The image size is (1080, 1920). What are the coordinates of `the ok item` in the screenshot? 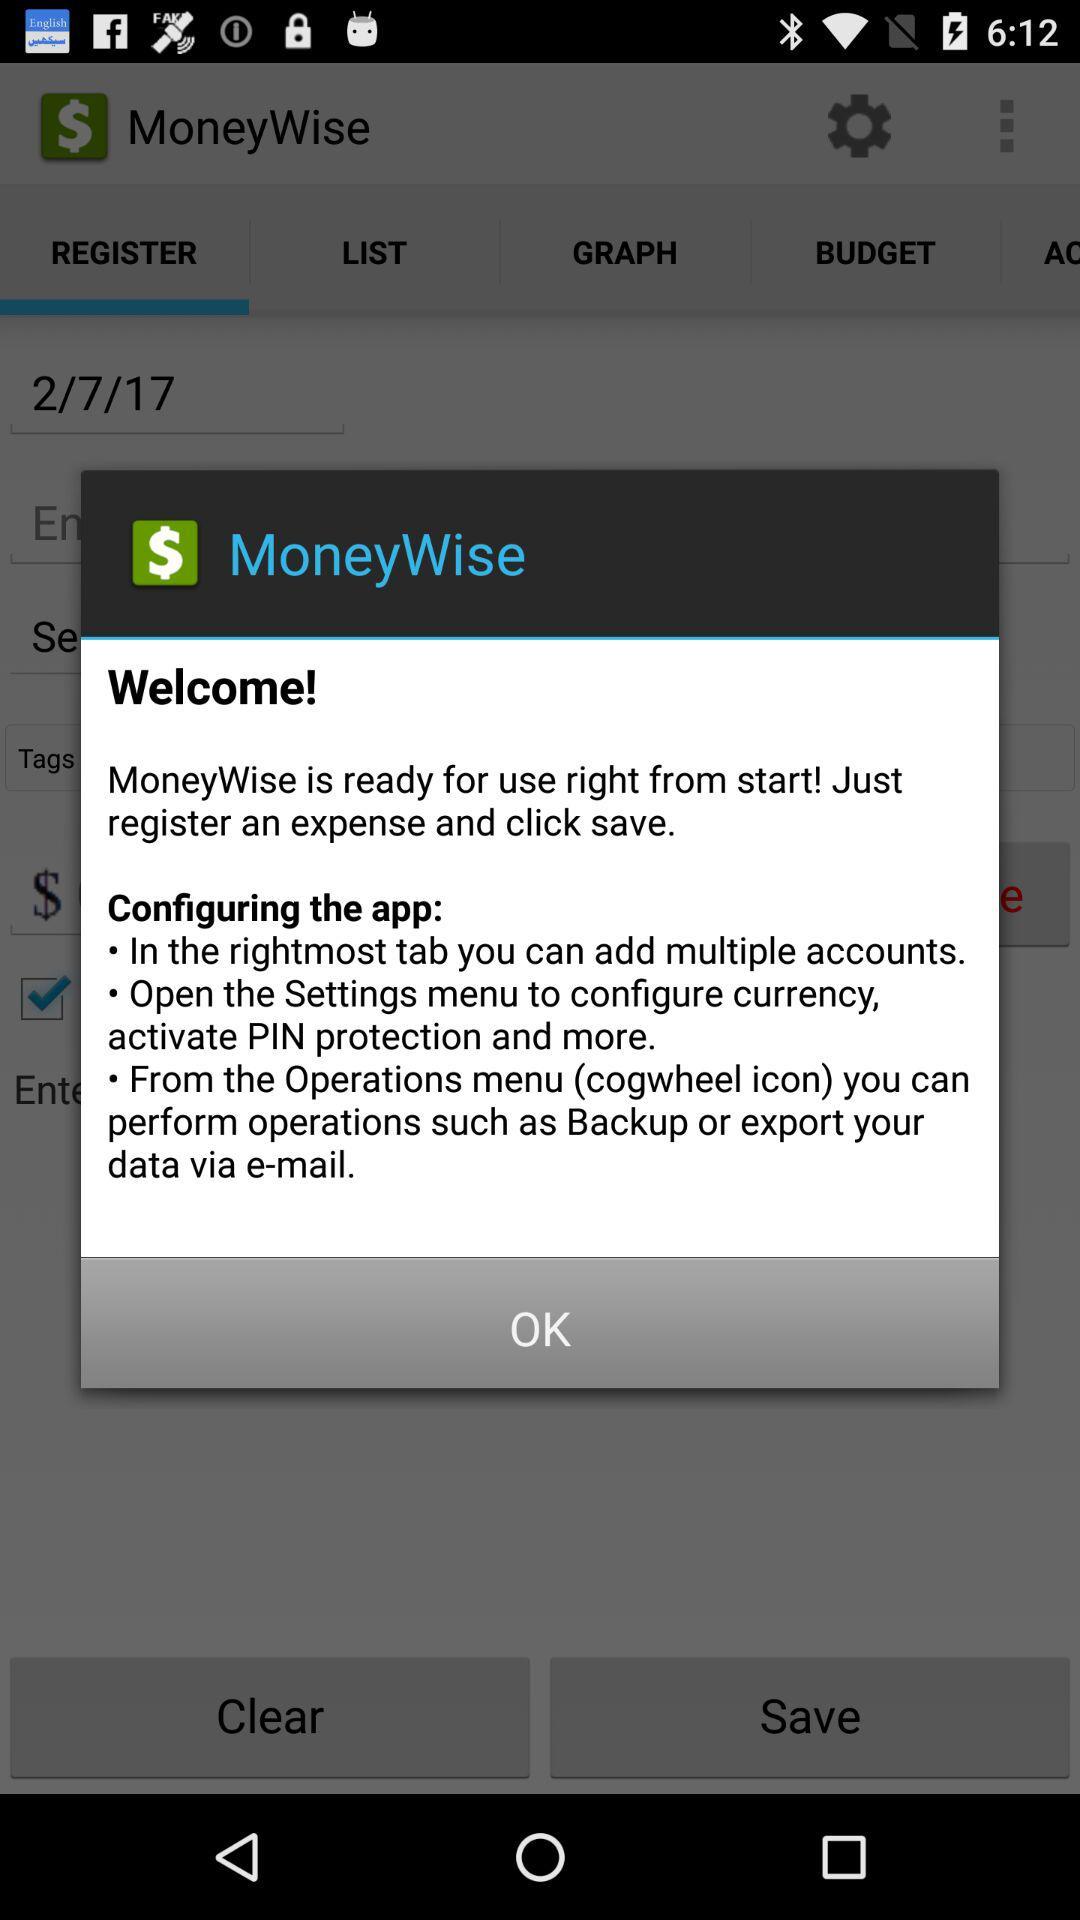 It's located at (540, 1328).